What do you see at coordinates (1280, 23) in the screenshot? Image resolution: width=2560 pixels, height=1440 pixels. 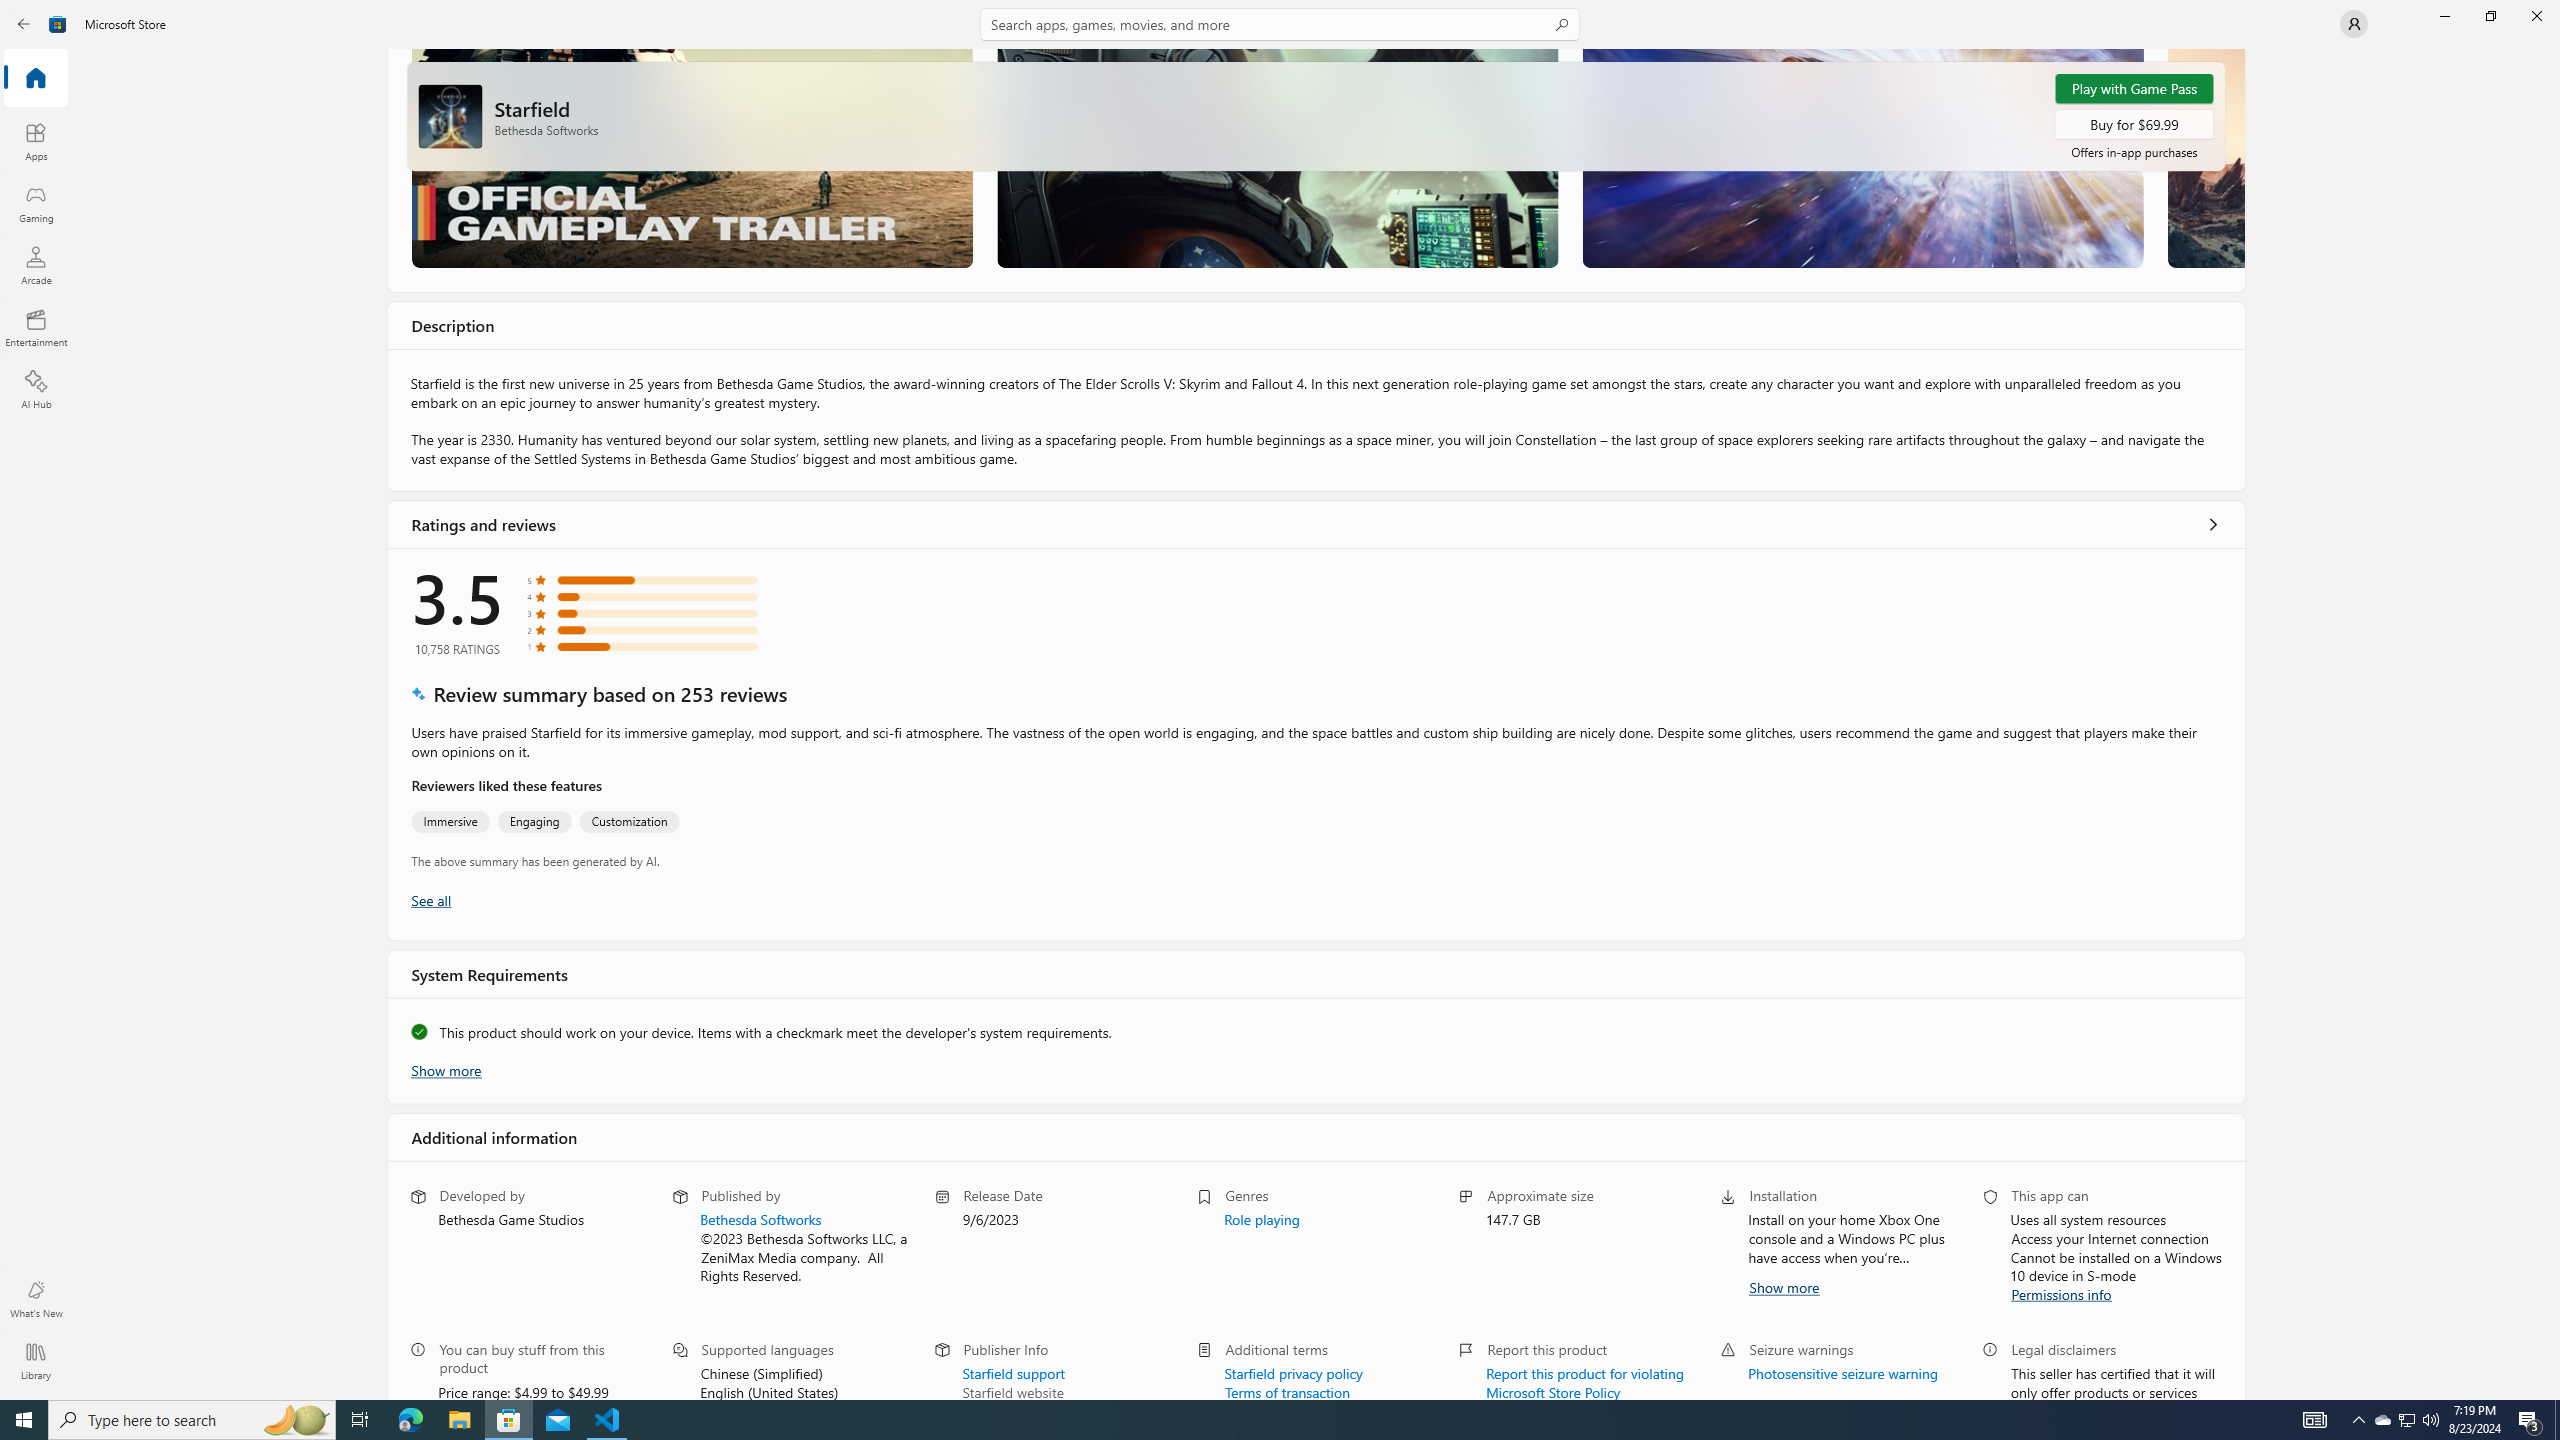 I see `'Search'` at bounding box center [1280, 23].